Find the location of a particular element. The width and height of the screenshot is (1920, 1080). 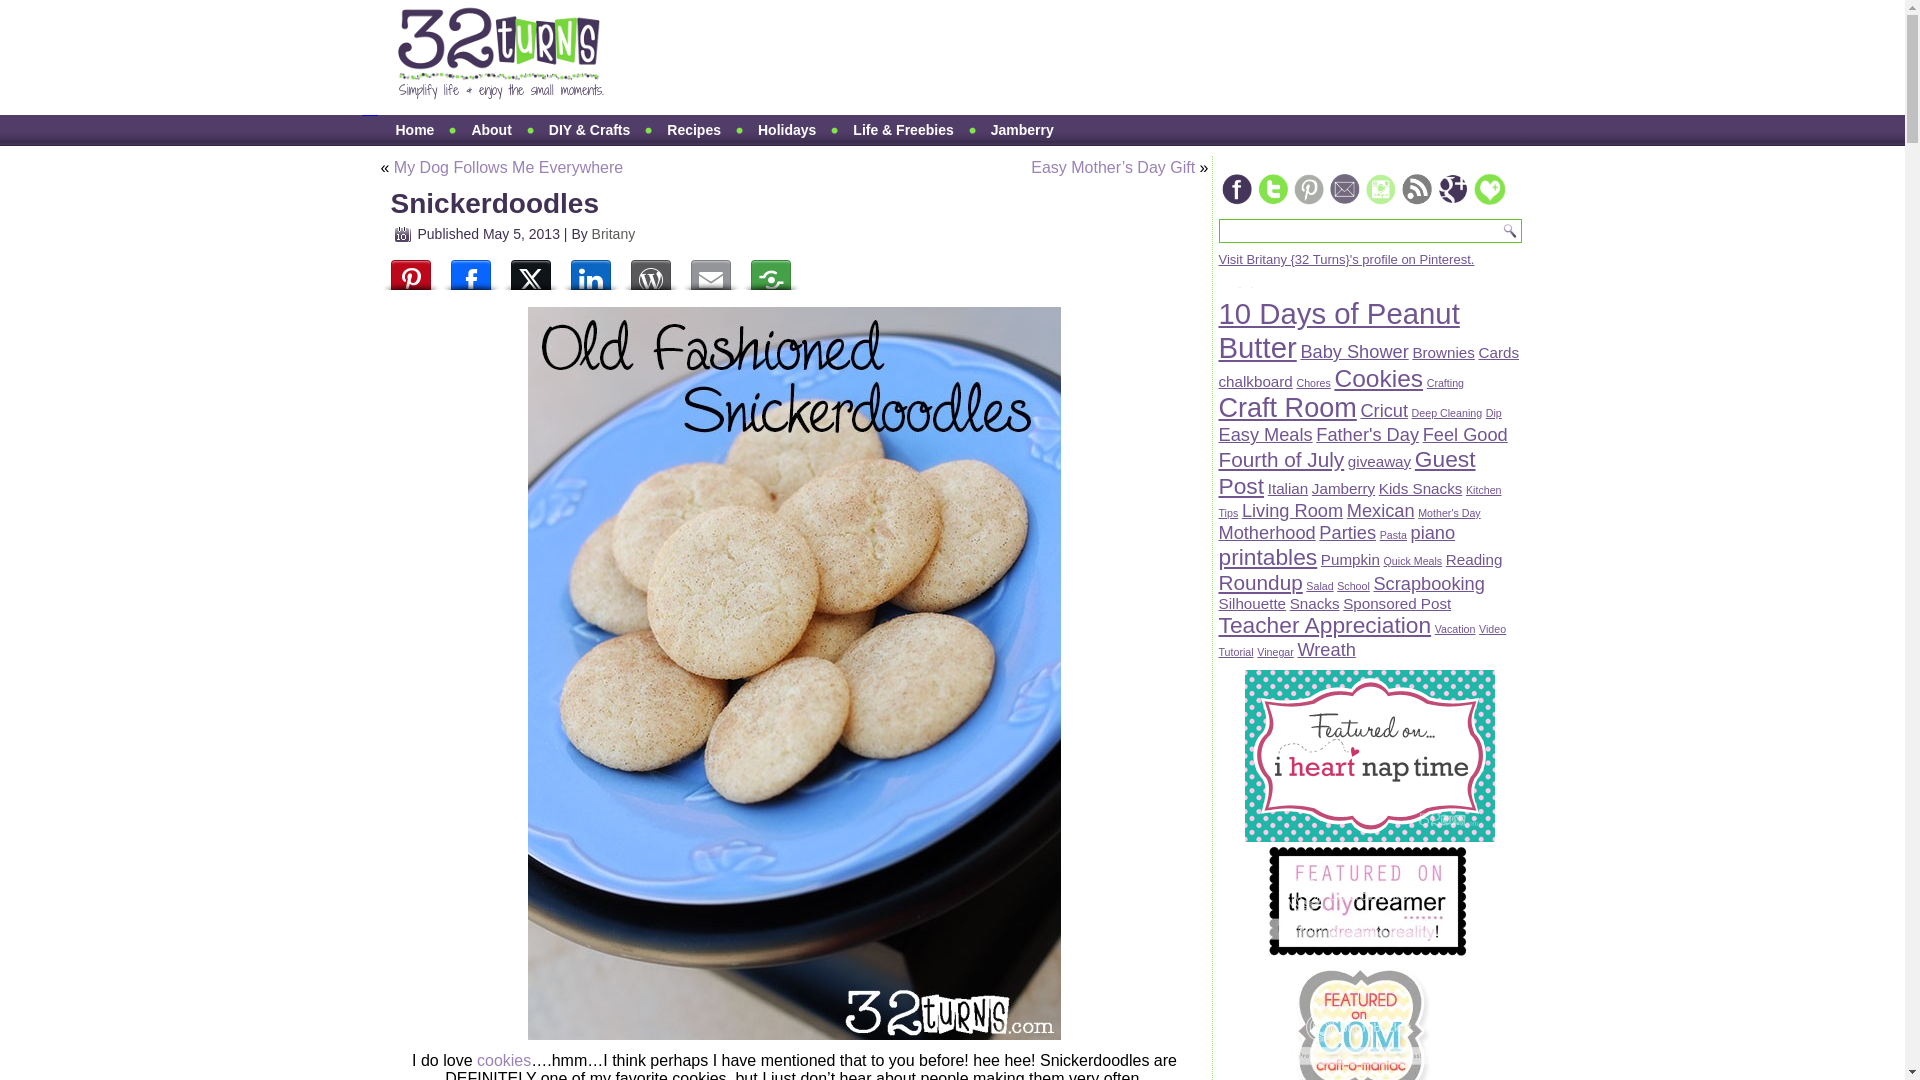

'Mexican' is located at coordinates (1380, 509).